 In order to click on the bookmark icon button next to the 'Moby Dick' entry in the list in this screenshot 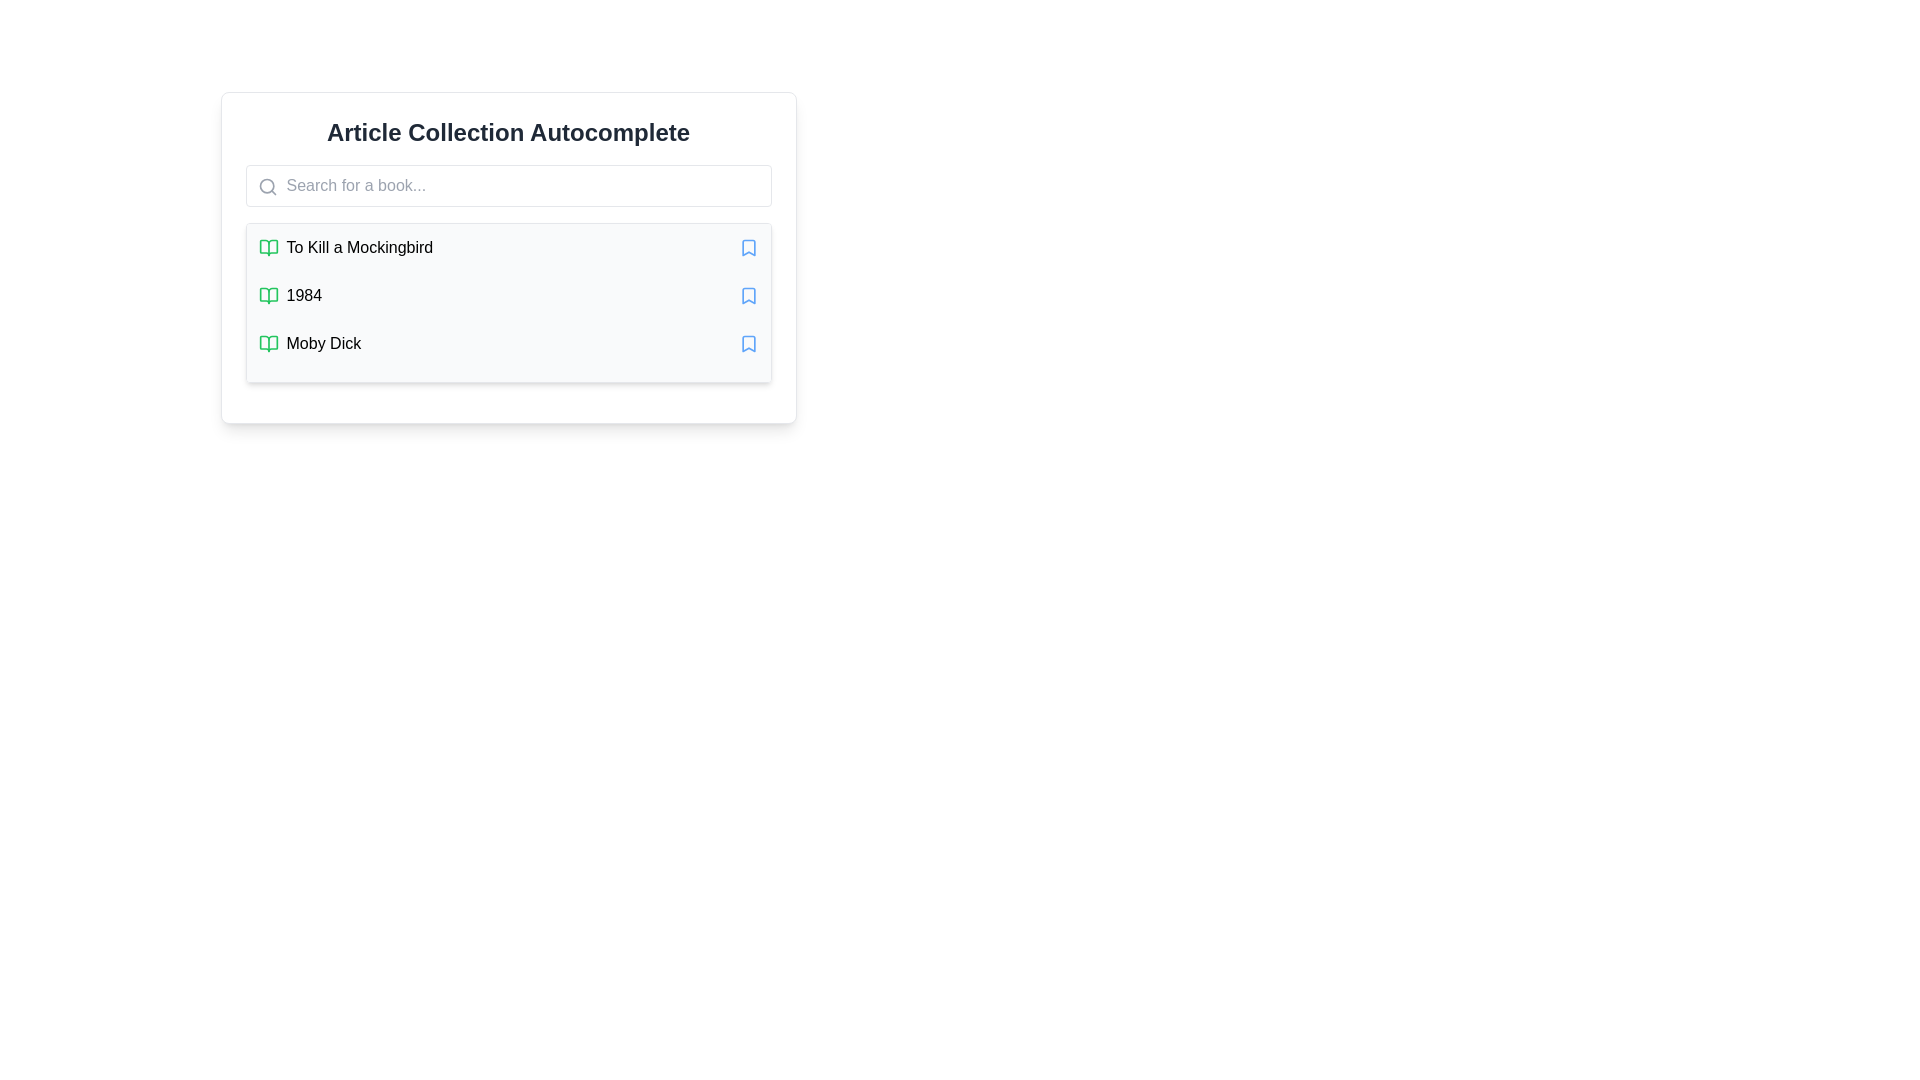, I will do `click(747, 342)`.